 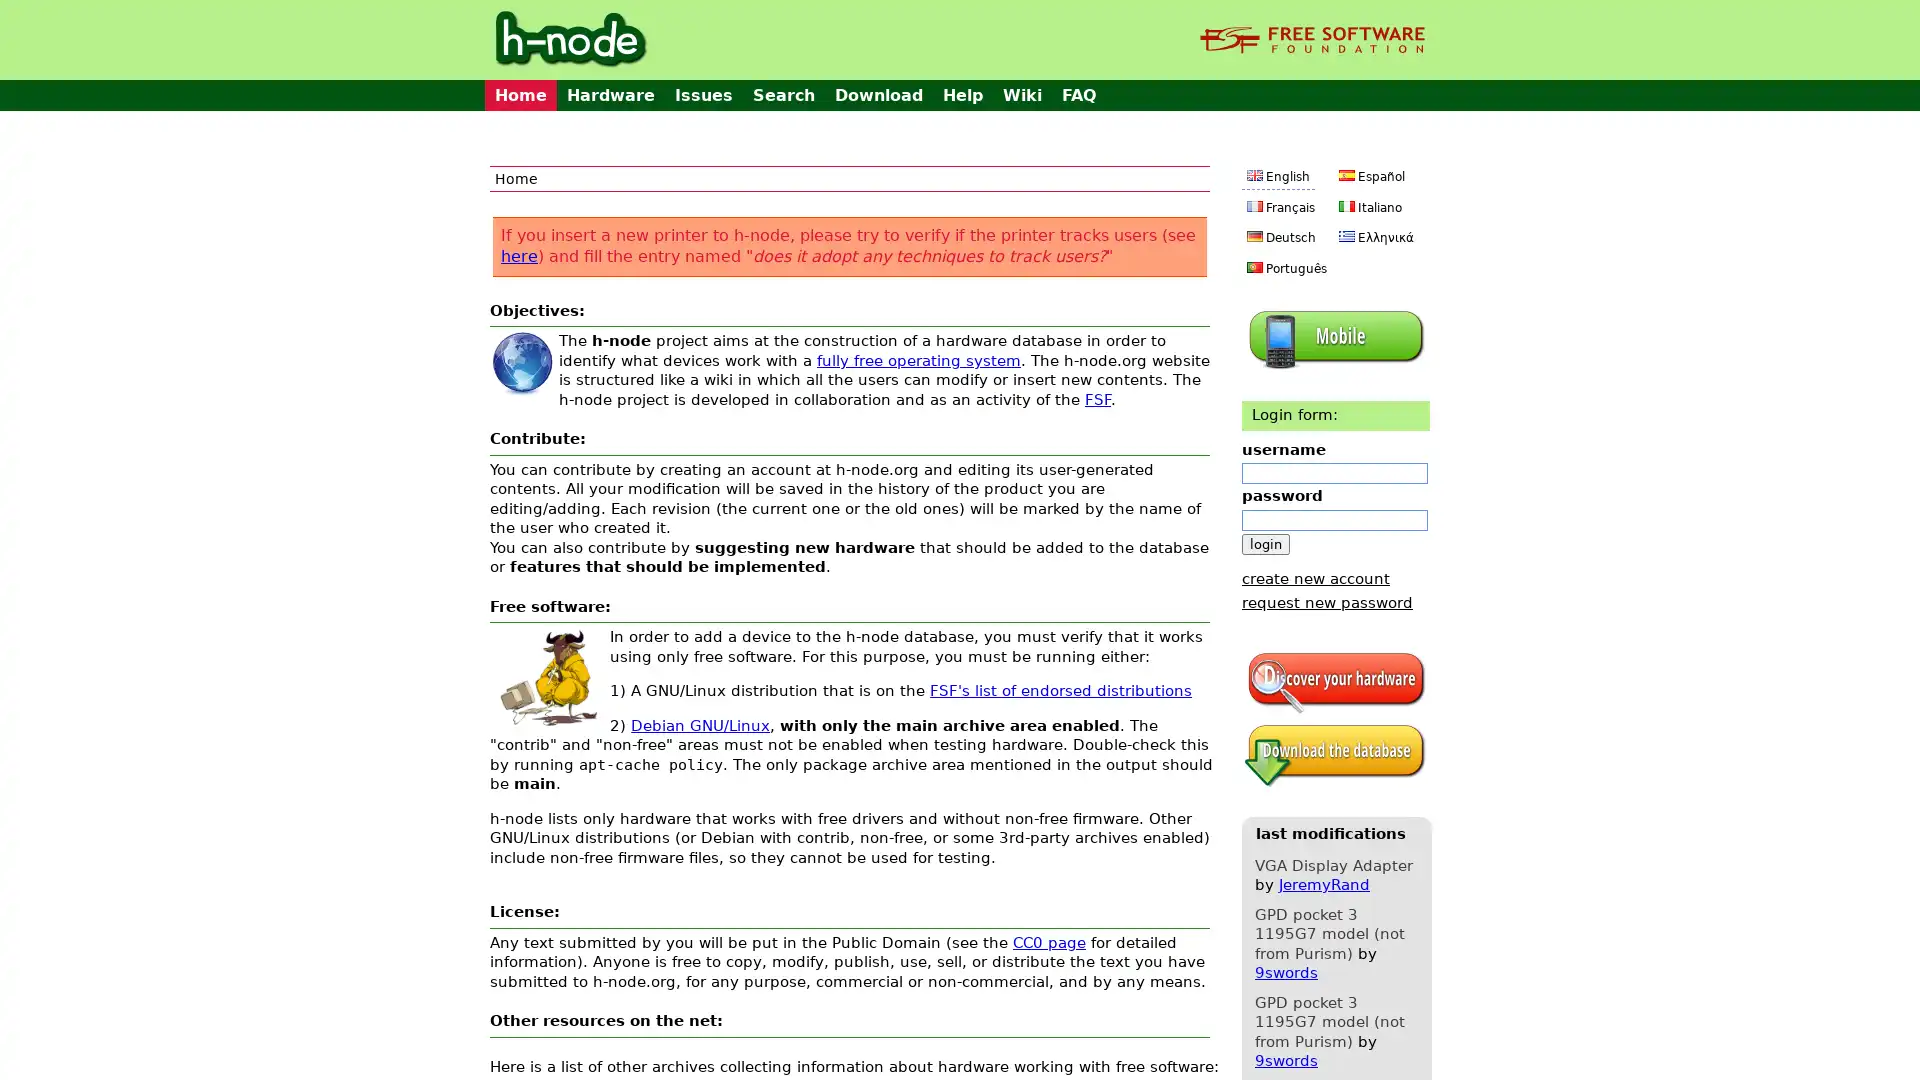 What do you see at coordinates (1265, 543) in the screenshot?
I see `login` at bounding box center [1265, 543].